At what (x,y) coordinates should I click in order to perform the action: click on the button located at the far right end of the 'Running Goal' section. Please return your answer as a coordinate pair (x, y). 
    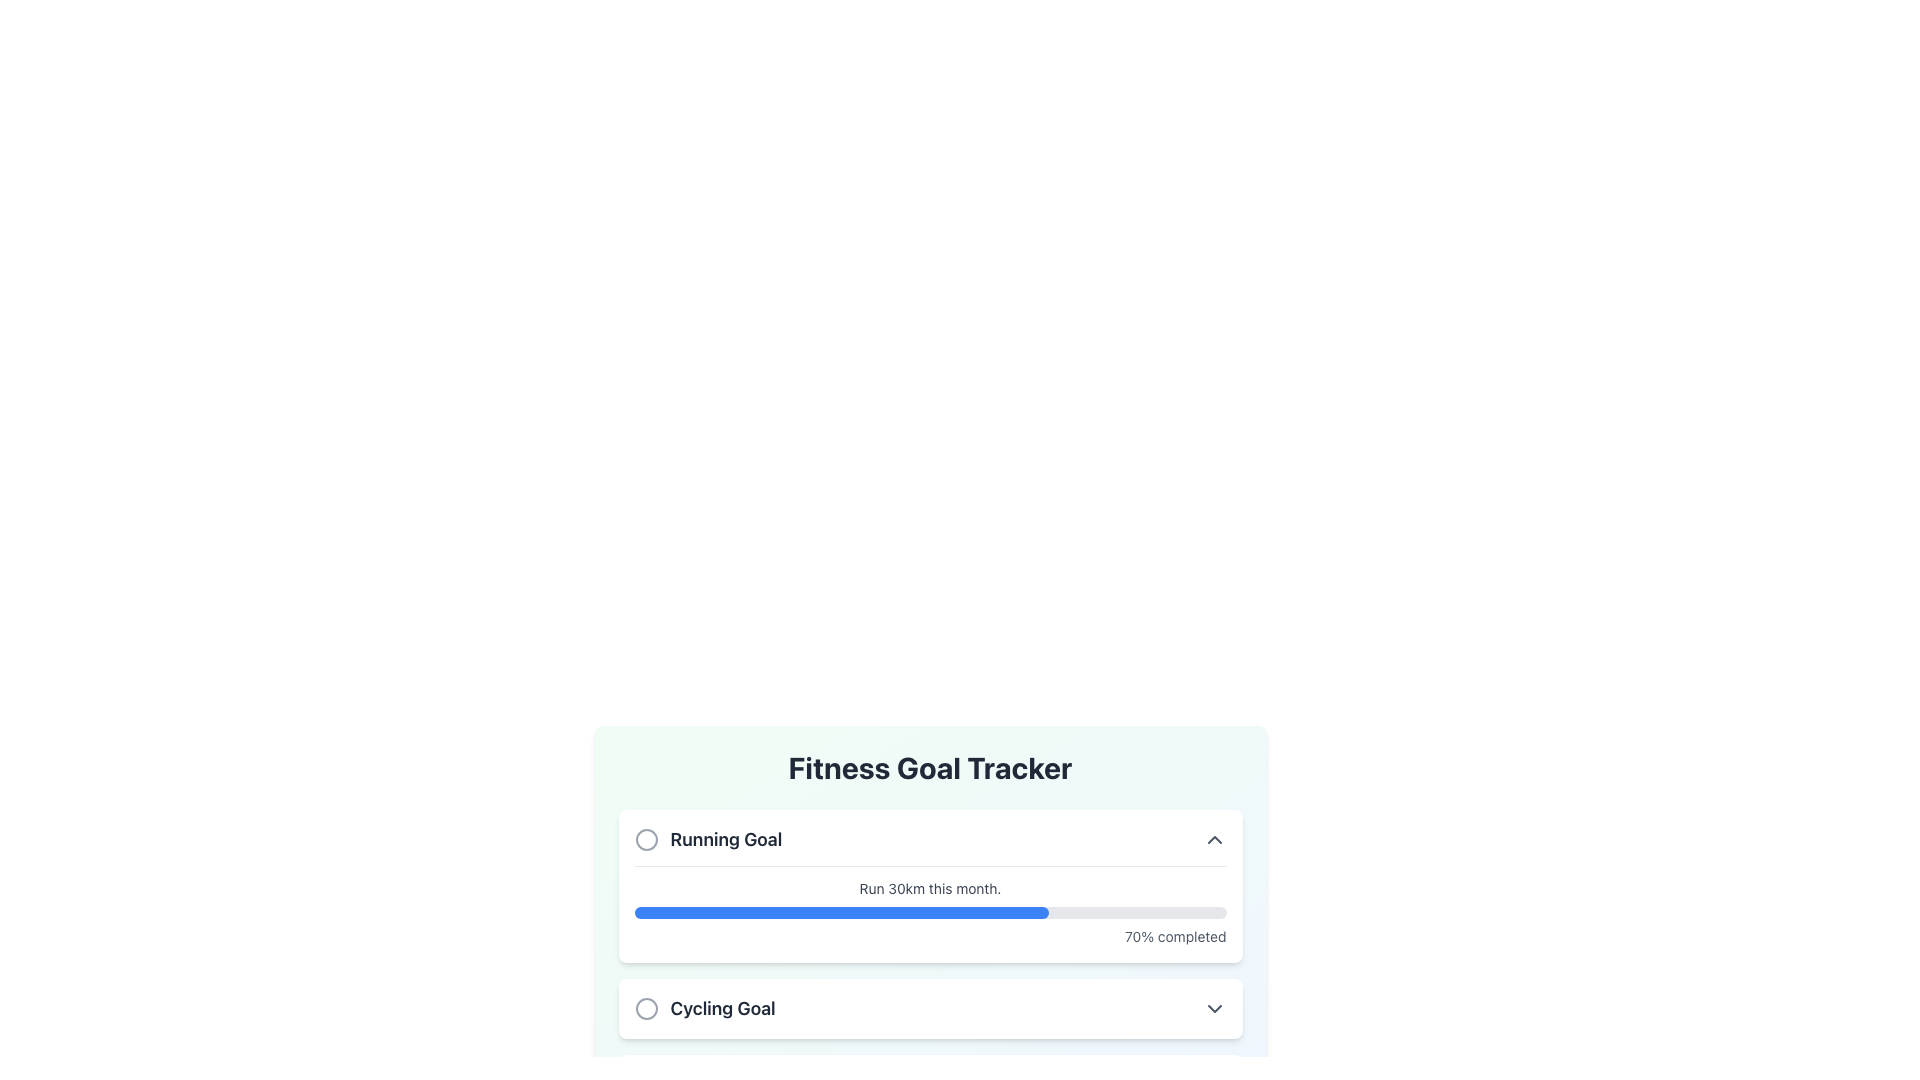
    Looking at the image, I should click on (1213, 840).